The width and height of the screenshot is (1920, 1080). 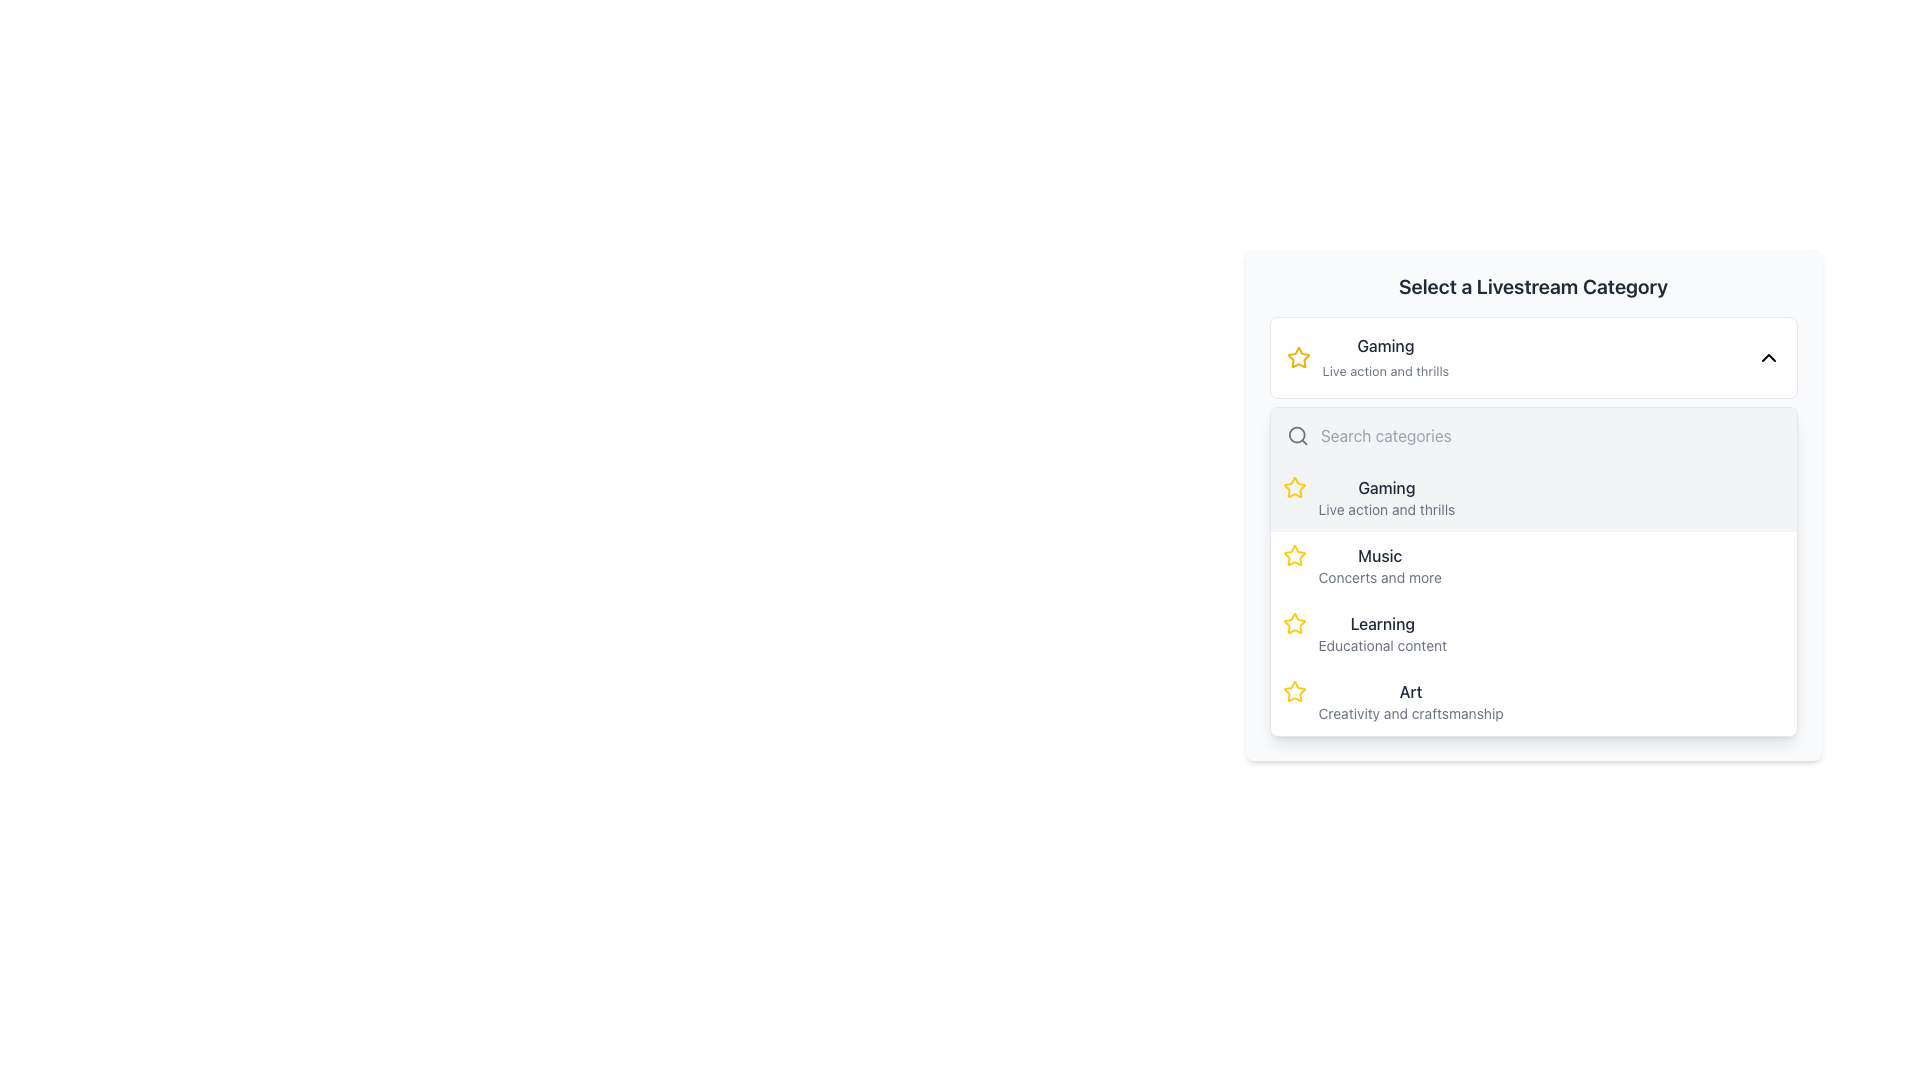 What do you see at coordinates (1385, 496) in the screenshot?
I see `the 'Gaming' label with subtext 'Live action and thrills' which is the second option under 'Select a Livestream Category'` at bounding box center [1385, 496].